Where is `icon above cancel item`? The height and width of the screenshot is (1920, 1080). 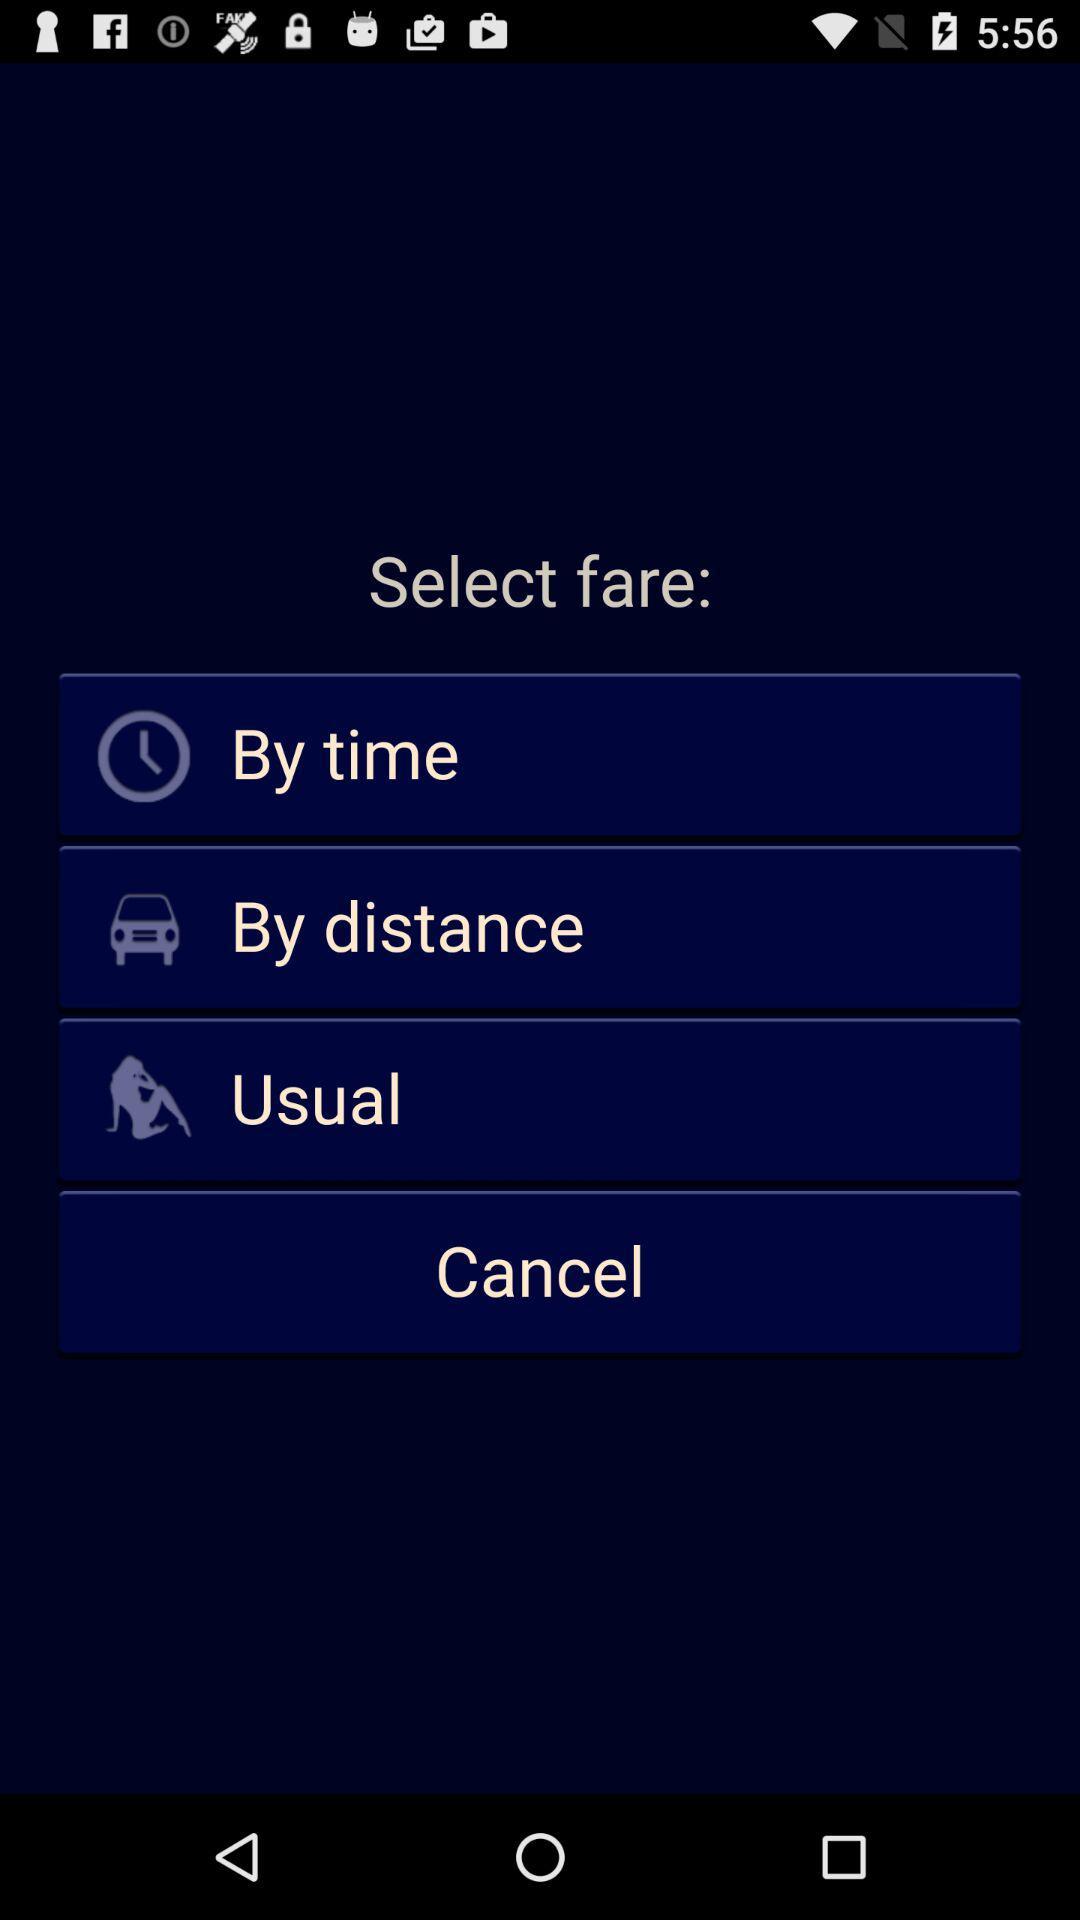
icon above cancel item is located at coordinates (540, 1099).